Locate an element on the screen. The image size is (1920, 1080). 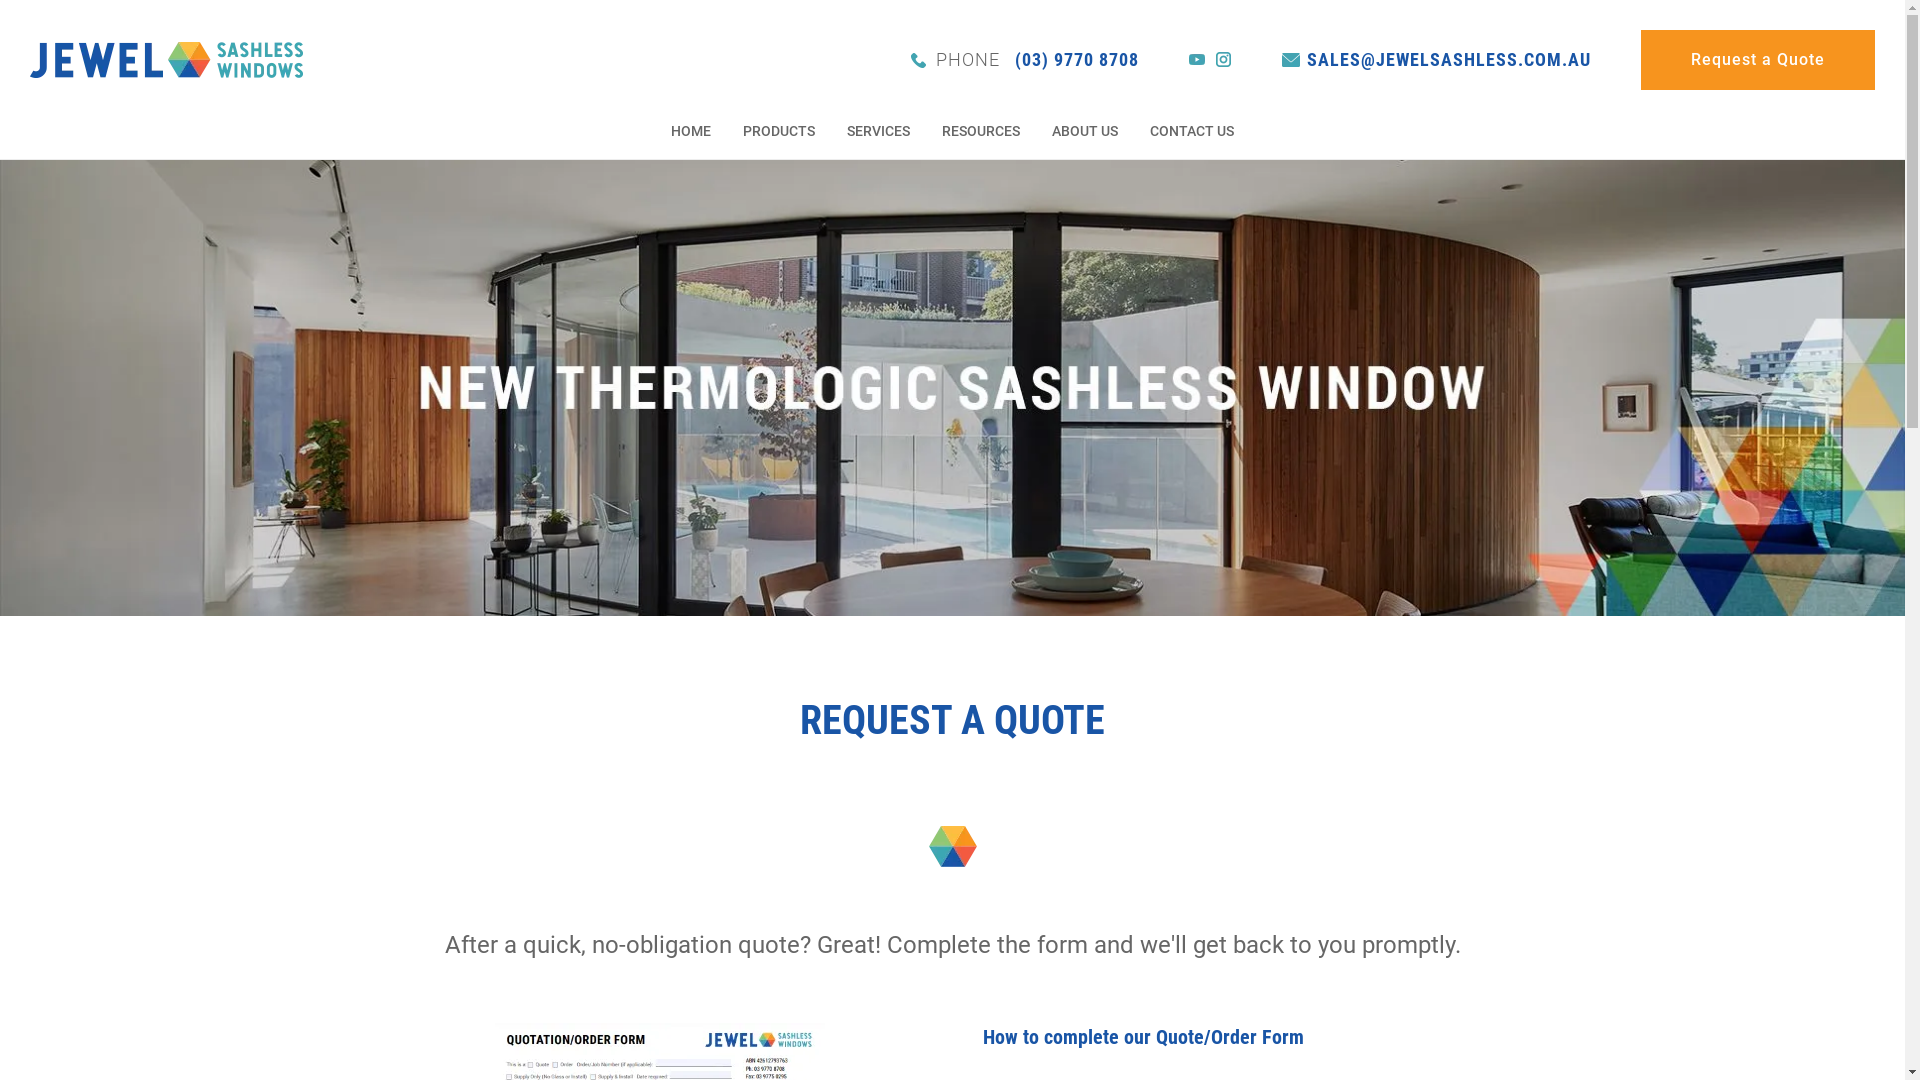
'PRODUCTS' is located at coordinates (777, 132).